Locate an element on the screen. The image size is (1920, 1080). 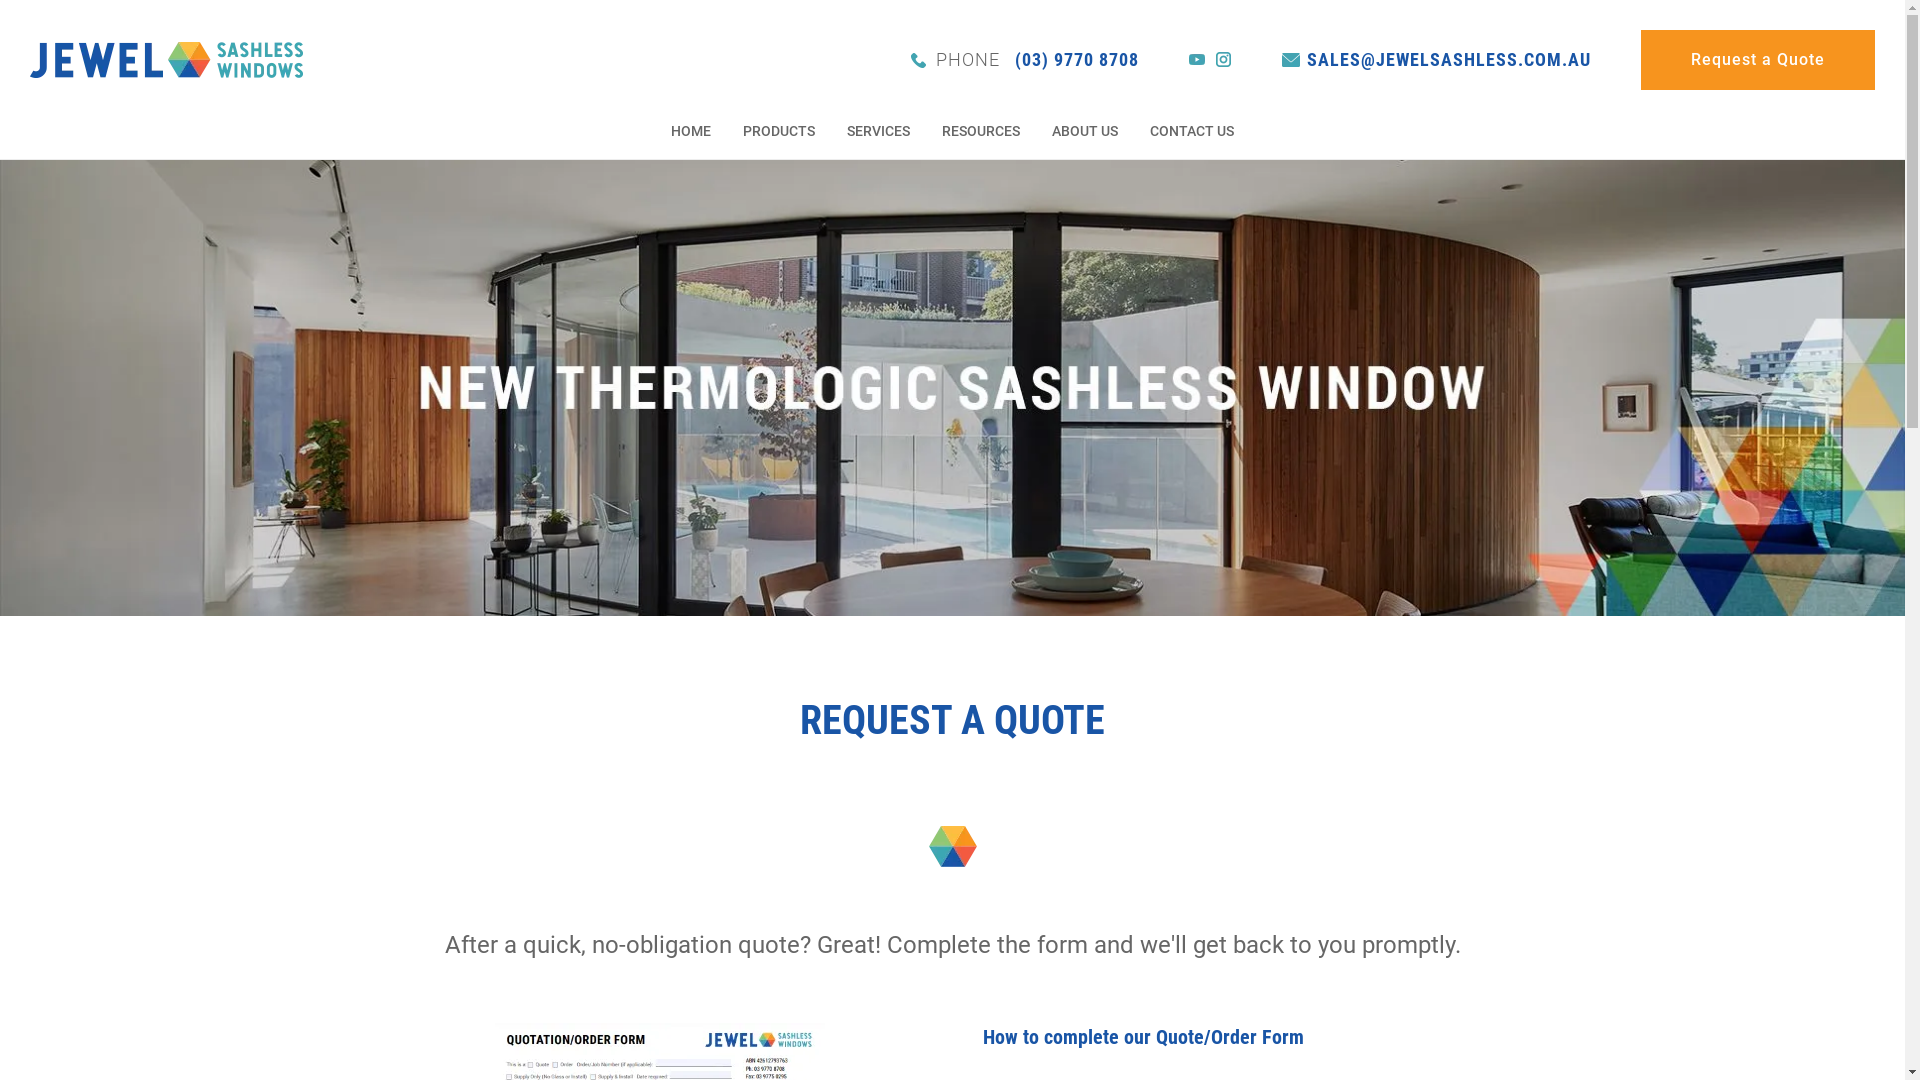
'PRODUCTS' is located at coordinates (777, 132).